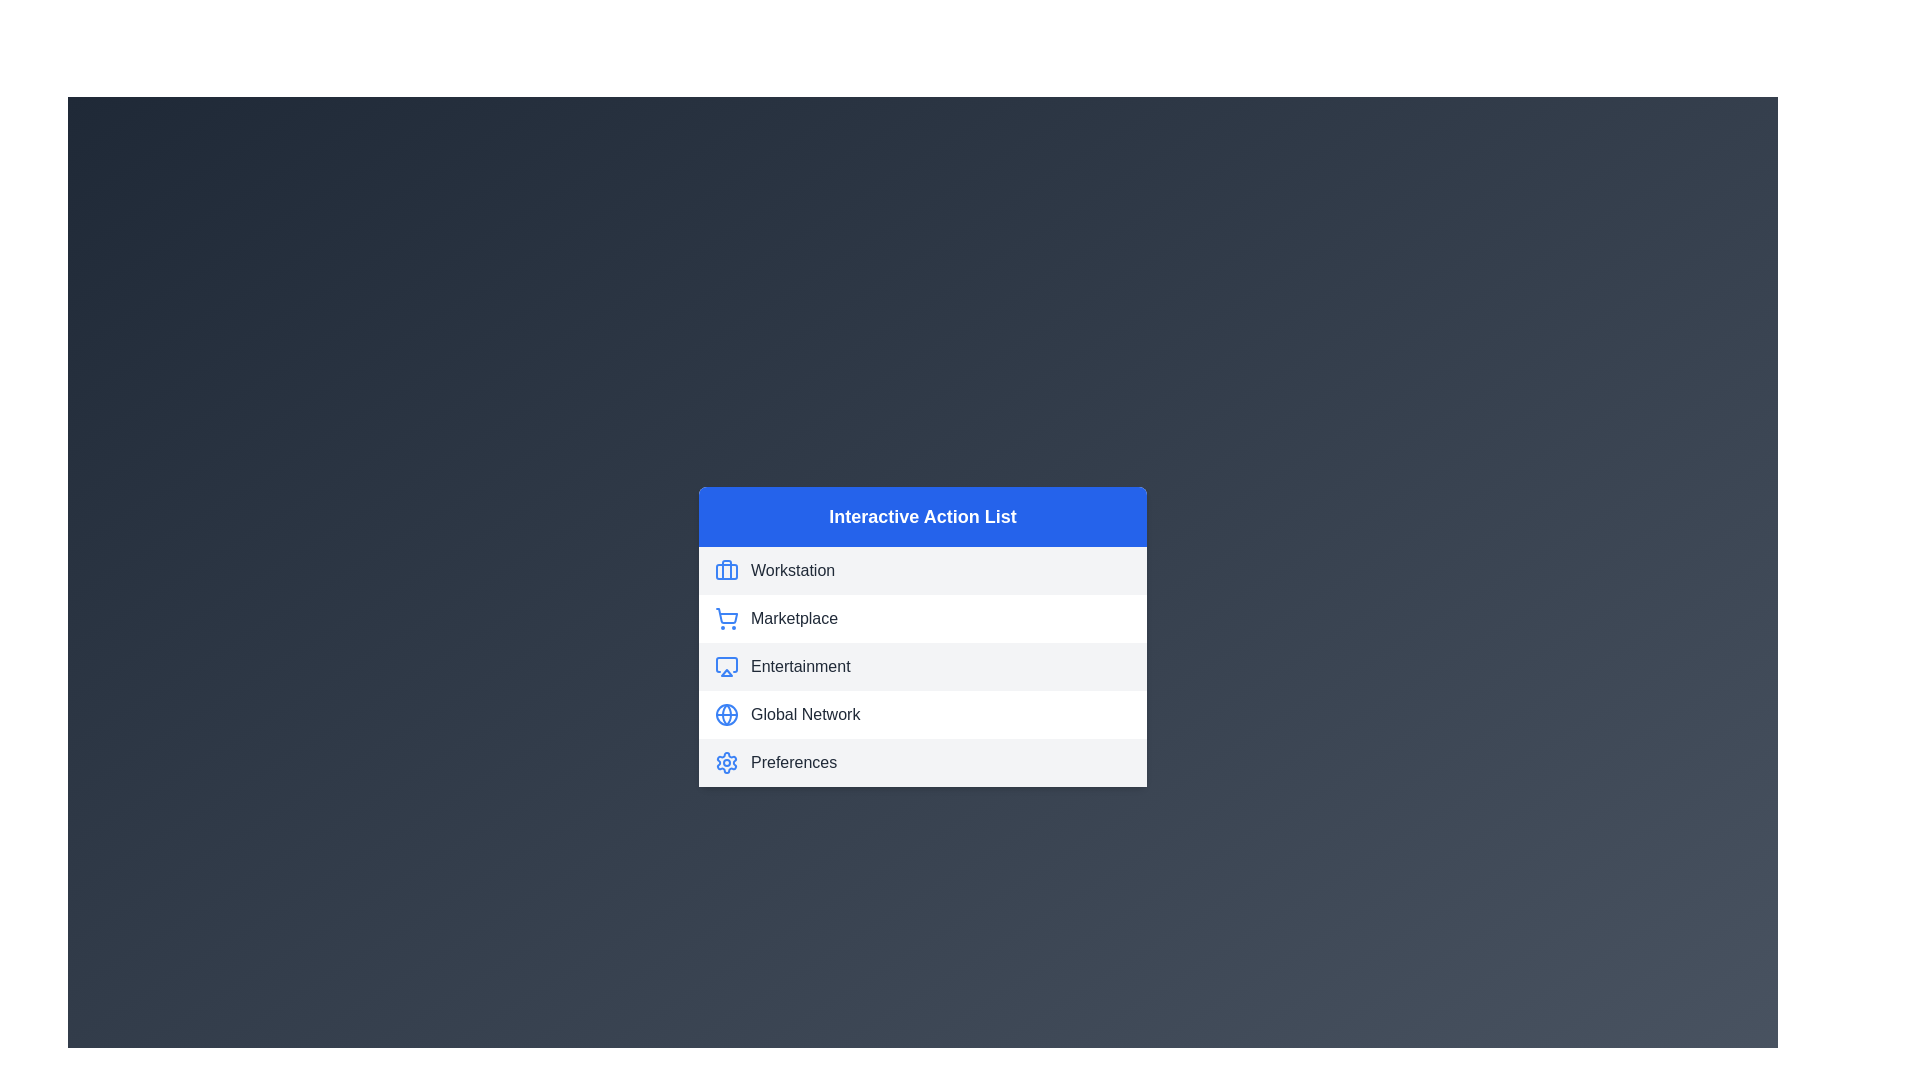 Image resolution: width=1920 pixels, height=1080 pixels. What do you see at coordinates (726, 615) in the screenshot?
I see `the shopping cart icon, which is the second icon in the 'Interactive Action List' under 'Marketplace'` at bounding box center [726, 615].